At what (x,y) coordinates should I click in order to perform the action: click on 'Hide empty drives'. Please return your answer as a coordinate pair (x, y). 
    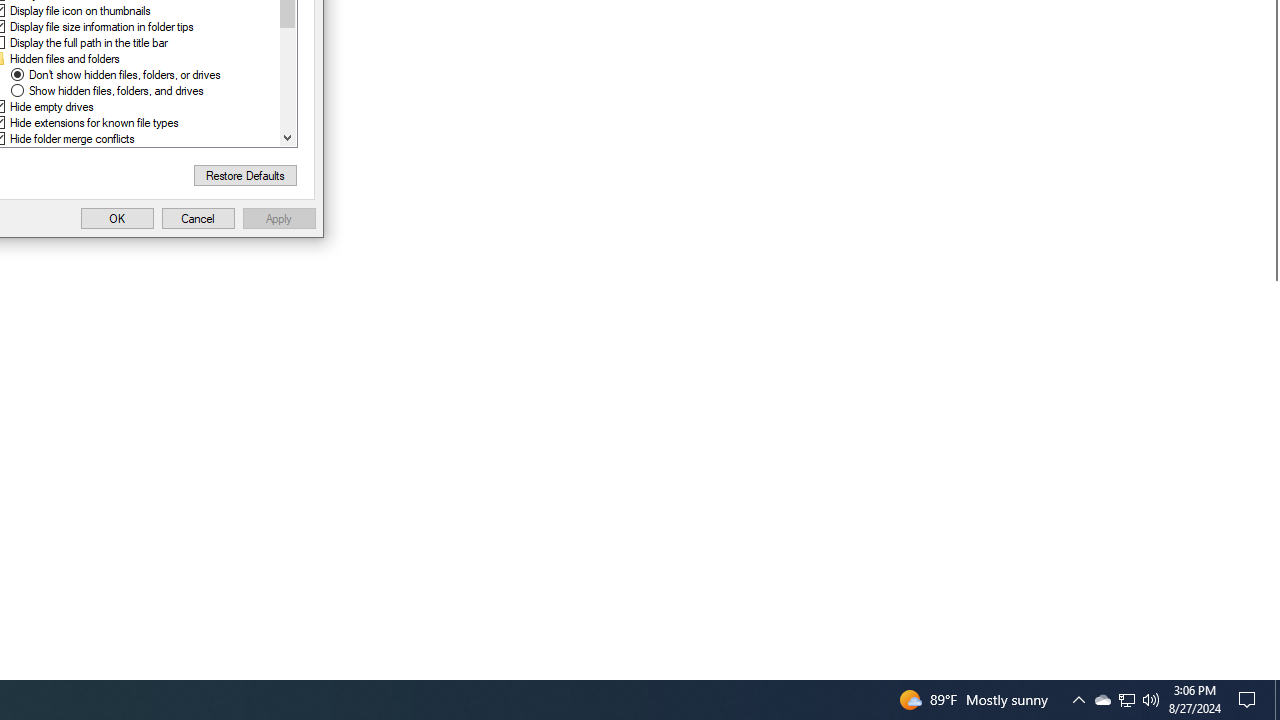
    Looking at the image, I should click on (51, 107).